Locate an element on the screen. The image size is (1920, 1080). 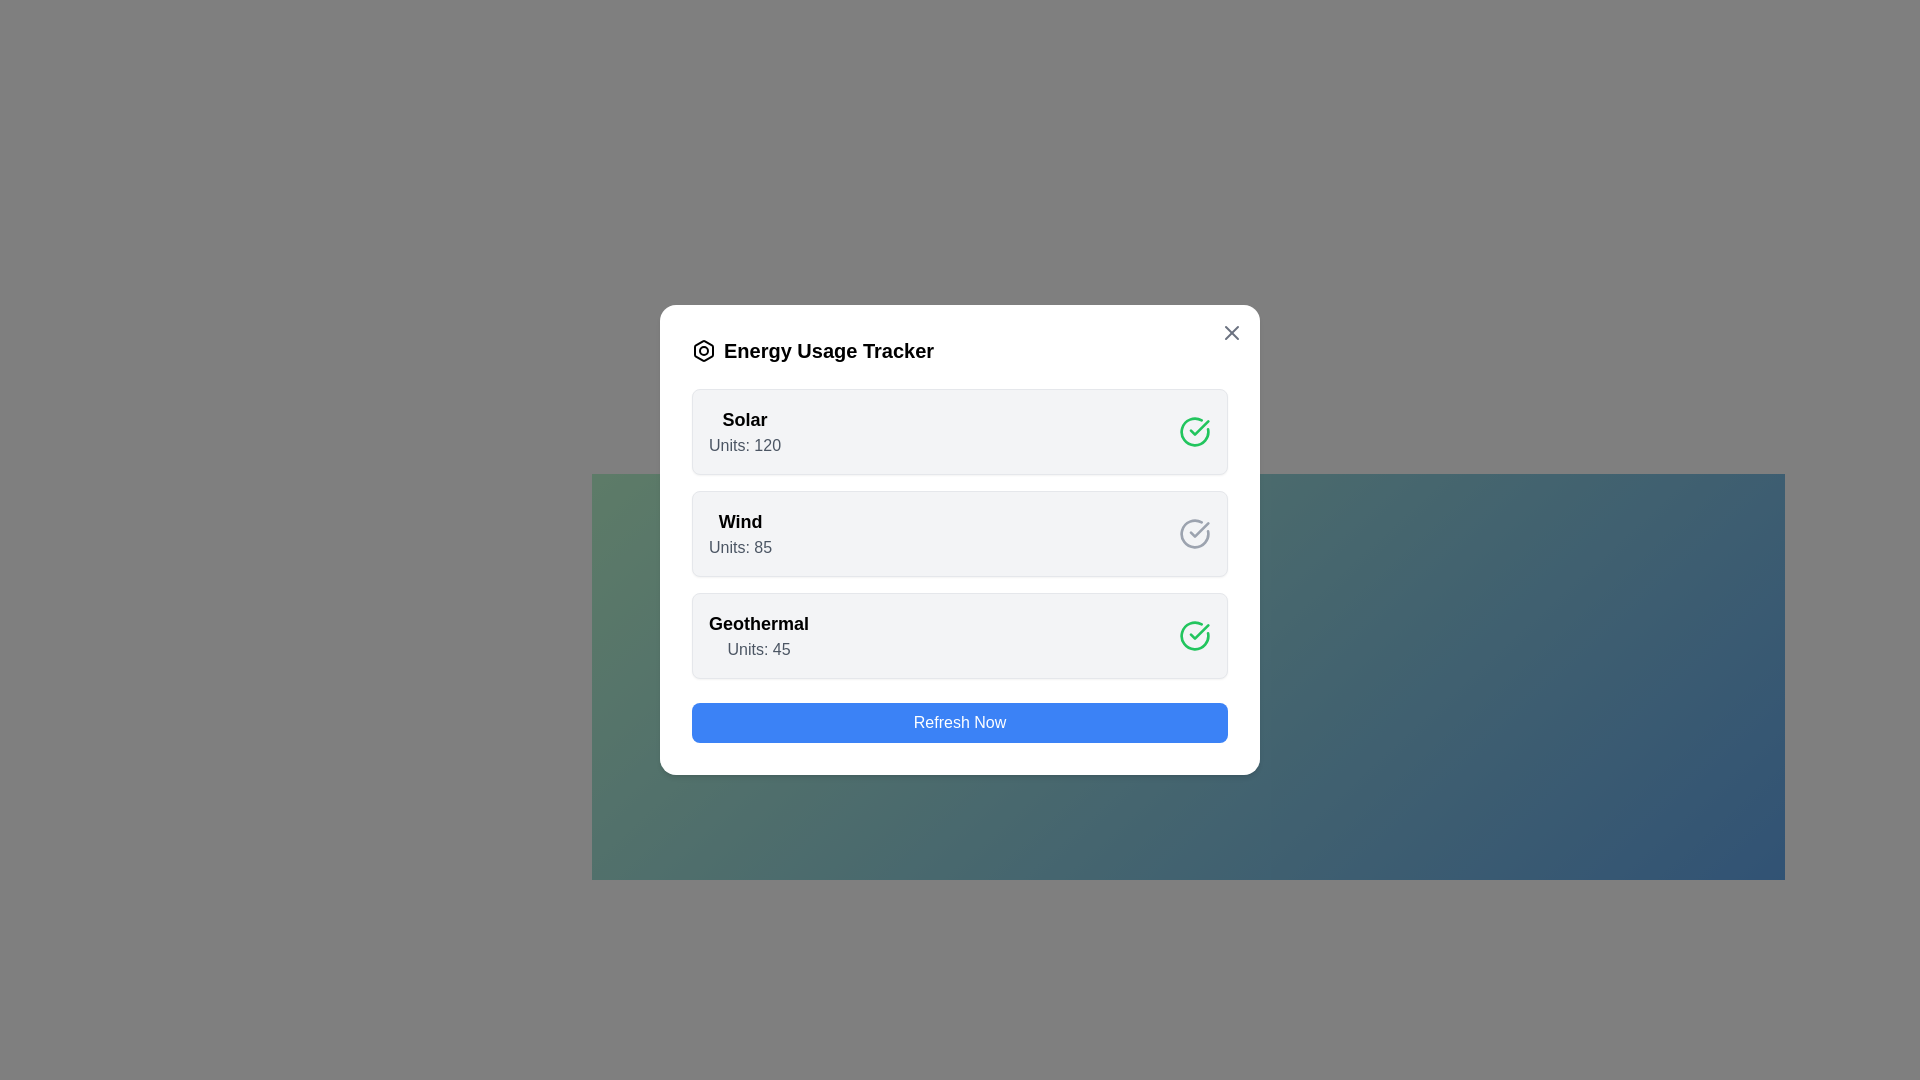
the 'Refresh Now' button, which is a rectangular button with rounded corners and a blue background located at the bottom center of the pop-up card is located at coordinates (960, 722).